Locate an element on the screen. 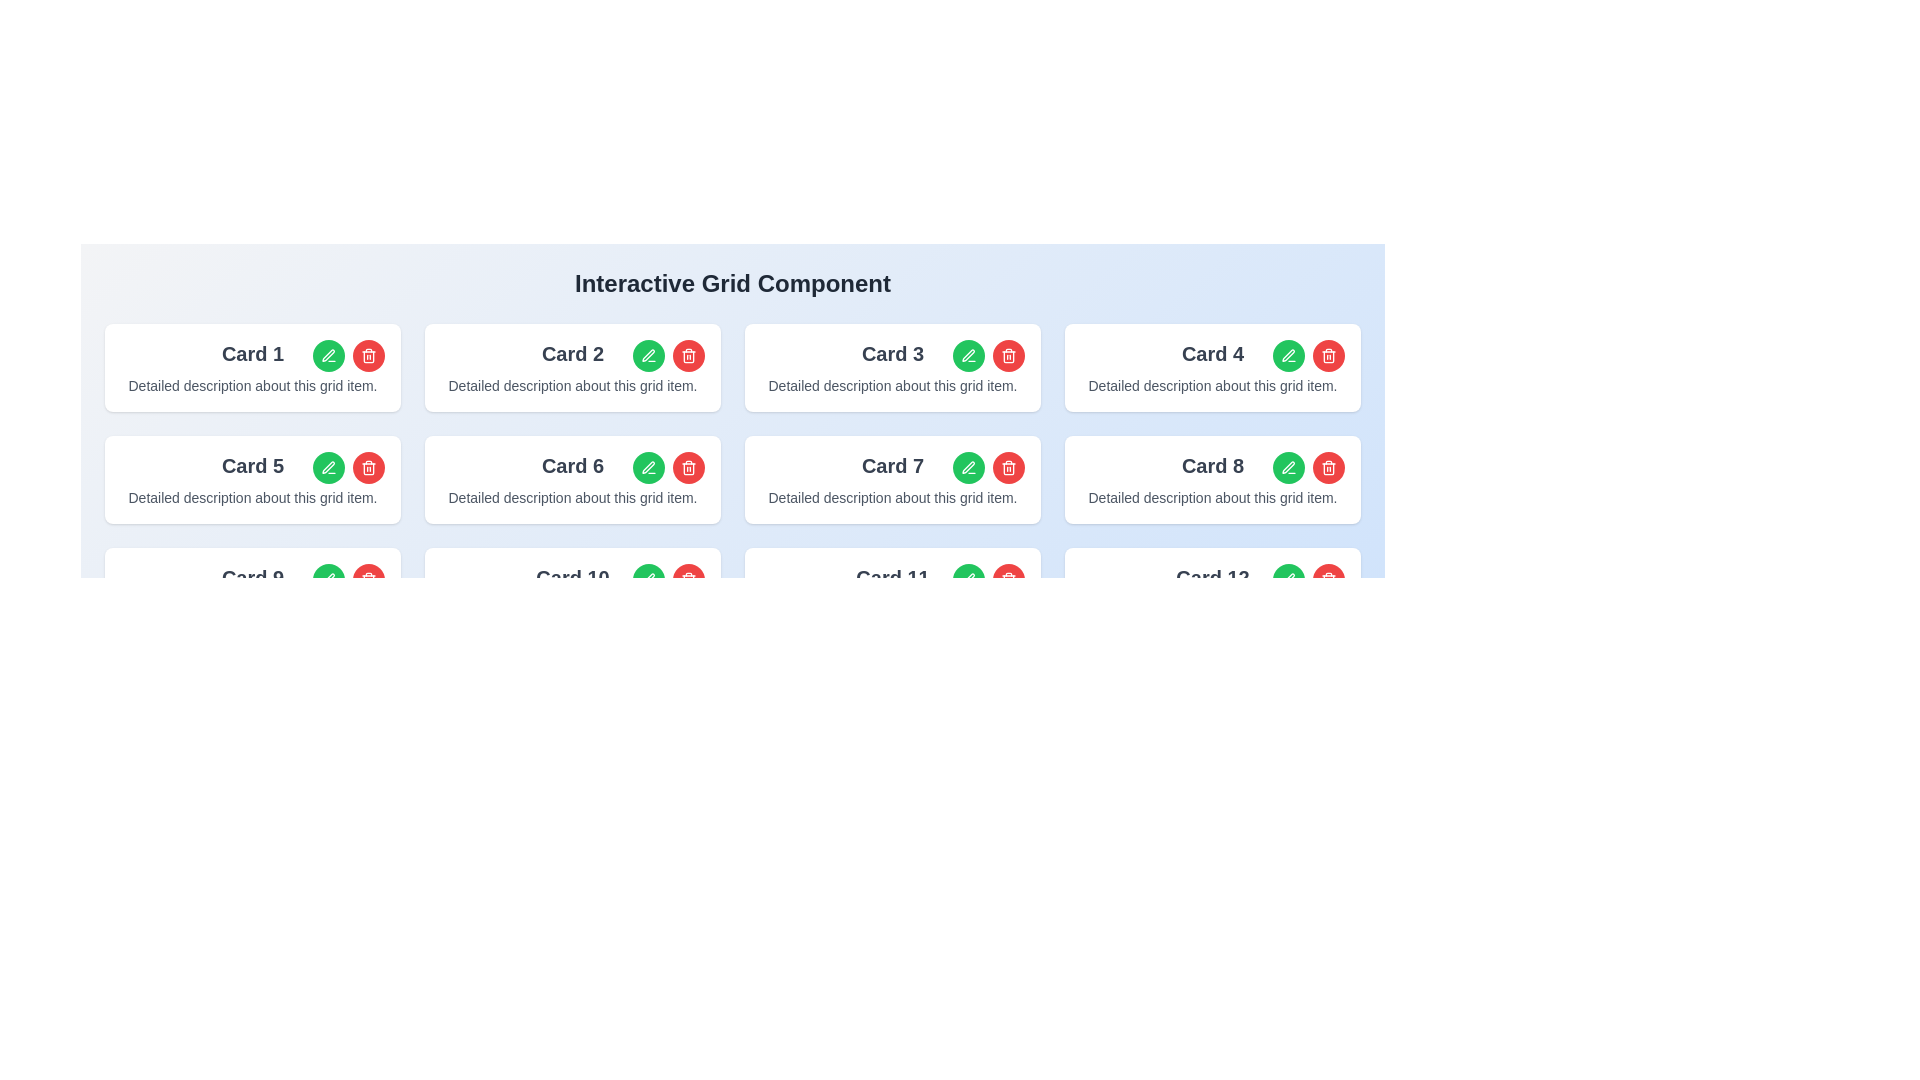 This screenshot has height=1080, width=1920. the circular red button with a white trash can icon located in the top-right corner of 'Card 1' is located at coordinates (369, 354).